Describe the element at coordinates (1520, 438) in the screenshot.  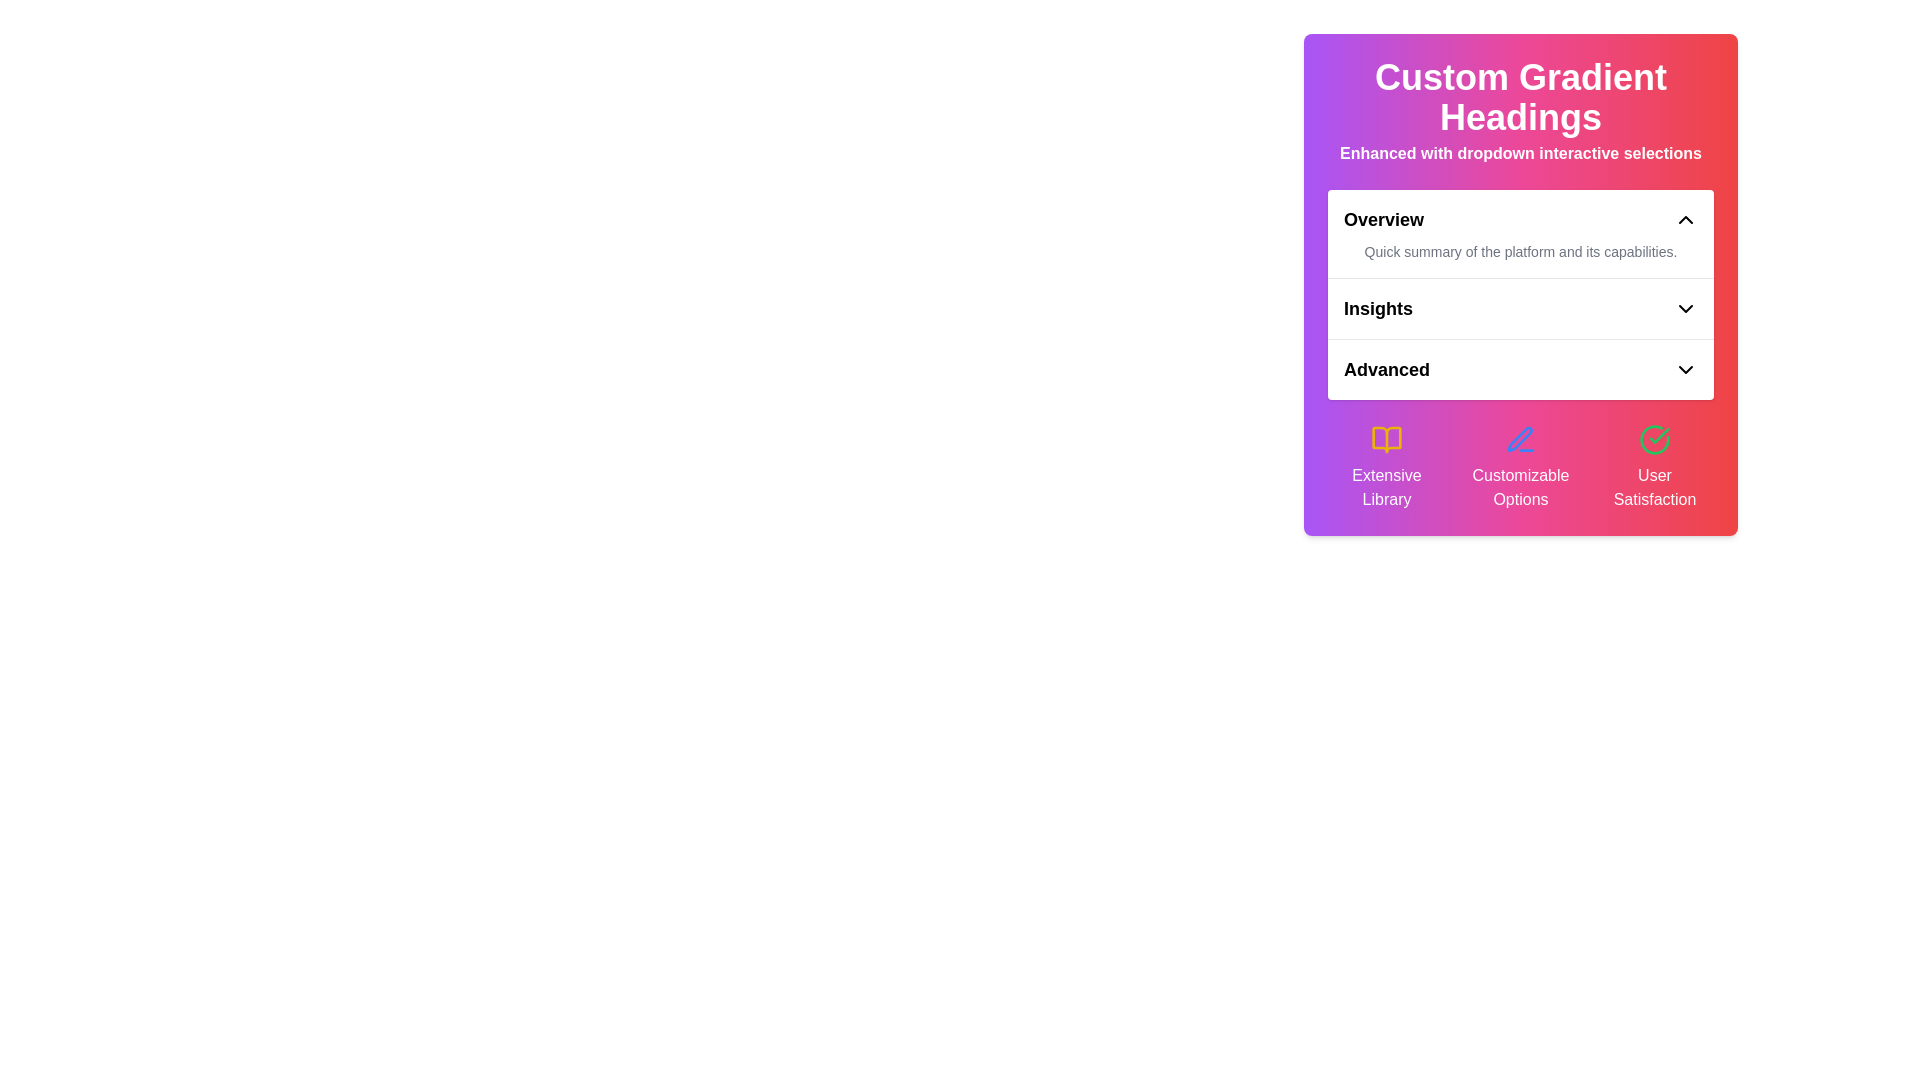
I see `the middle icon, which is a pen-shaped SVG graphic representing a customization option, located centrally within a blue square icon at the bottom-middle of the gradient card interface` at that location.